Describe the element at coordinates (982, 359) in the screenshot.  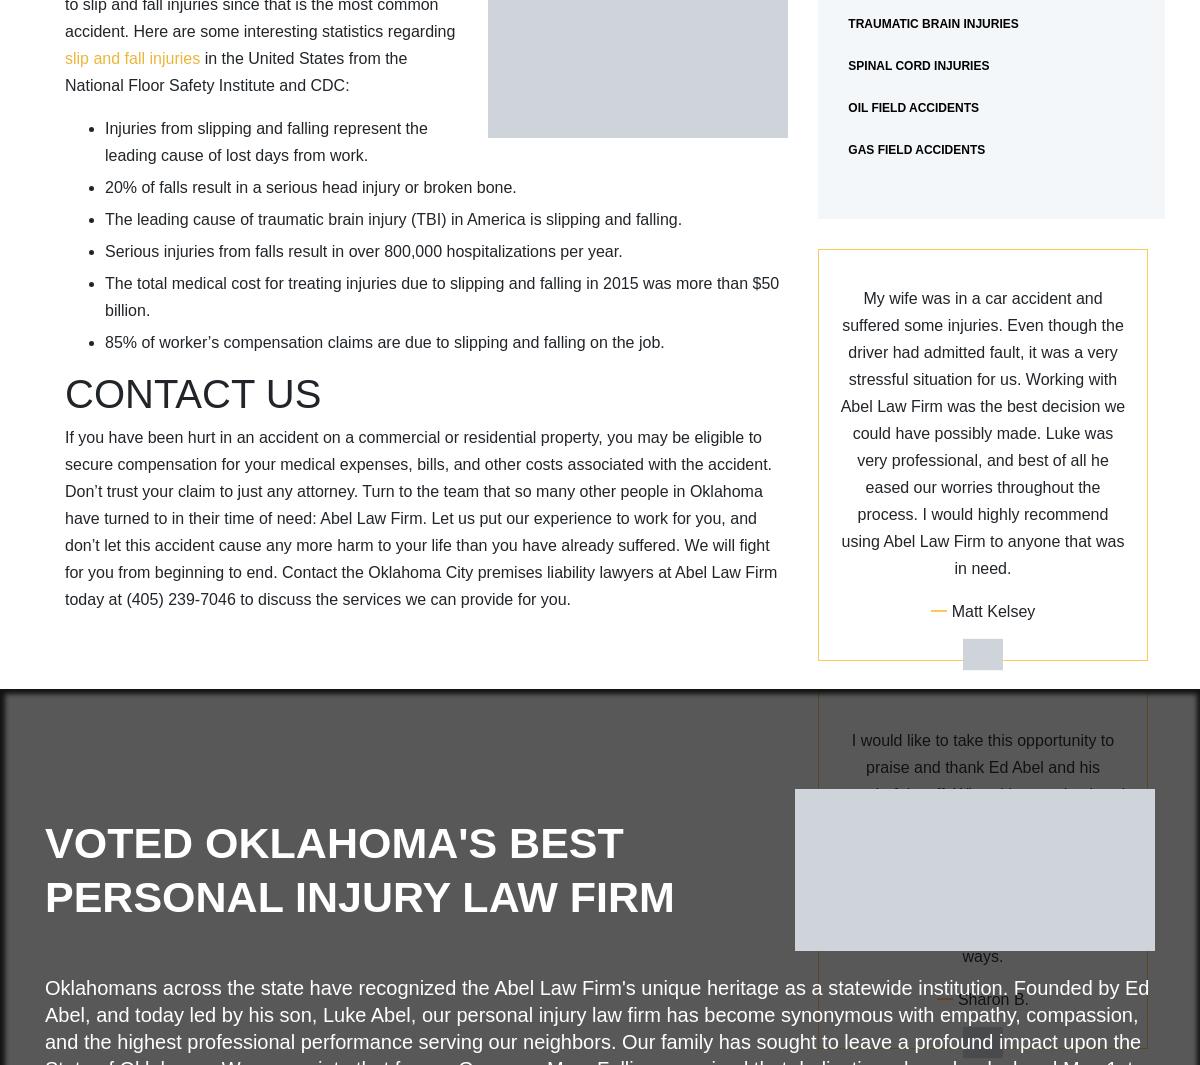
I see `'Abel Law Firm is 100% trustworthy!'` at that location.